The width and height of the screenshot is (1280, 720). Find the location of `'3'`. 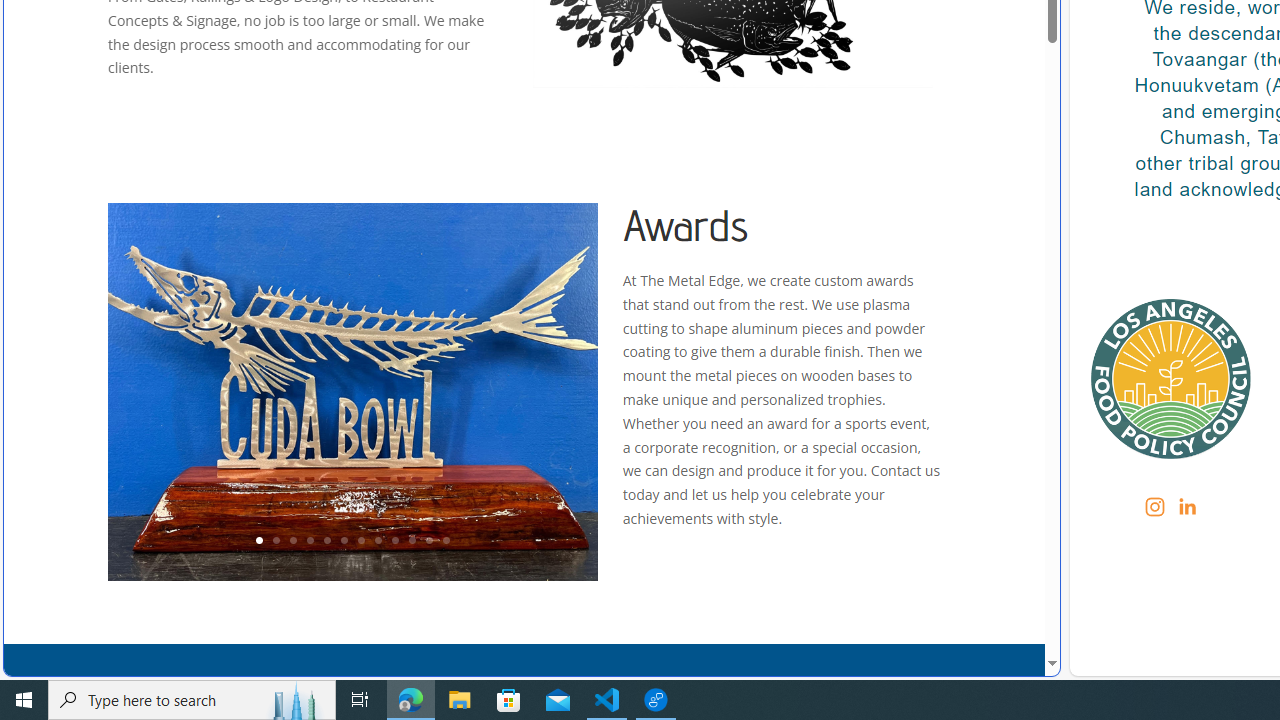

'3' is located at coordinates (292, 541).